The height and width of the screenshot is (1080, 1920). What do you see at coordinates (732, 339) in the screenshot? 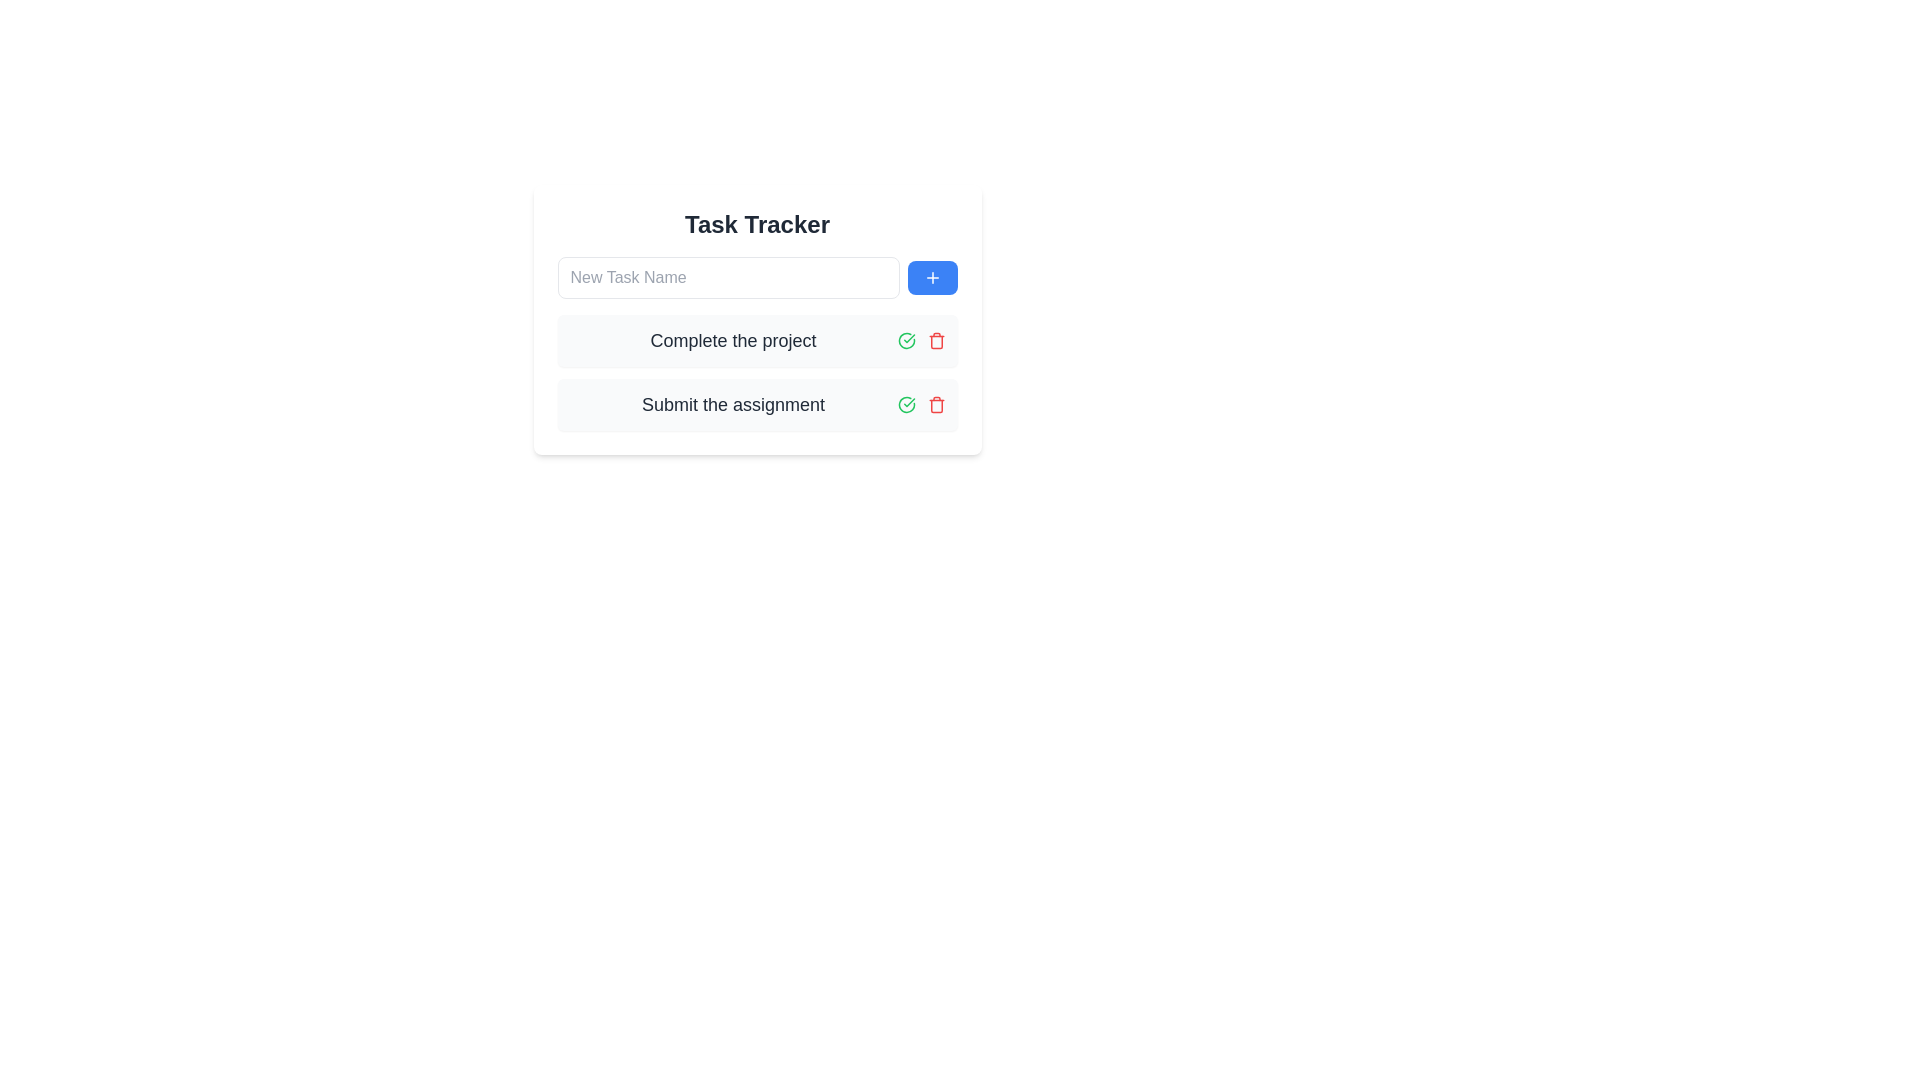
I see `the static text label displaying 'Complete the project', which is styled with a gray shade and larger font size, located in the first task entry of a list of tasks` at bounding box center [732, 339].